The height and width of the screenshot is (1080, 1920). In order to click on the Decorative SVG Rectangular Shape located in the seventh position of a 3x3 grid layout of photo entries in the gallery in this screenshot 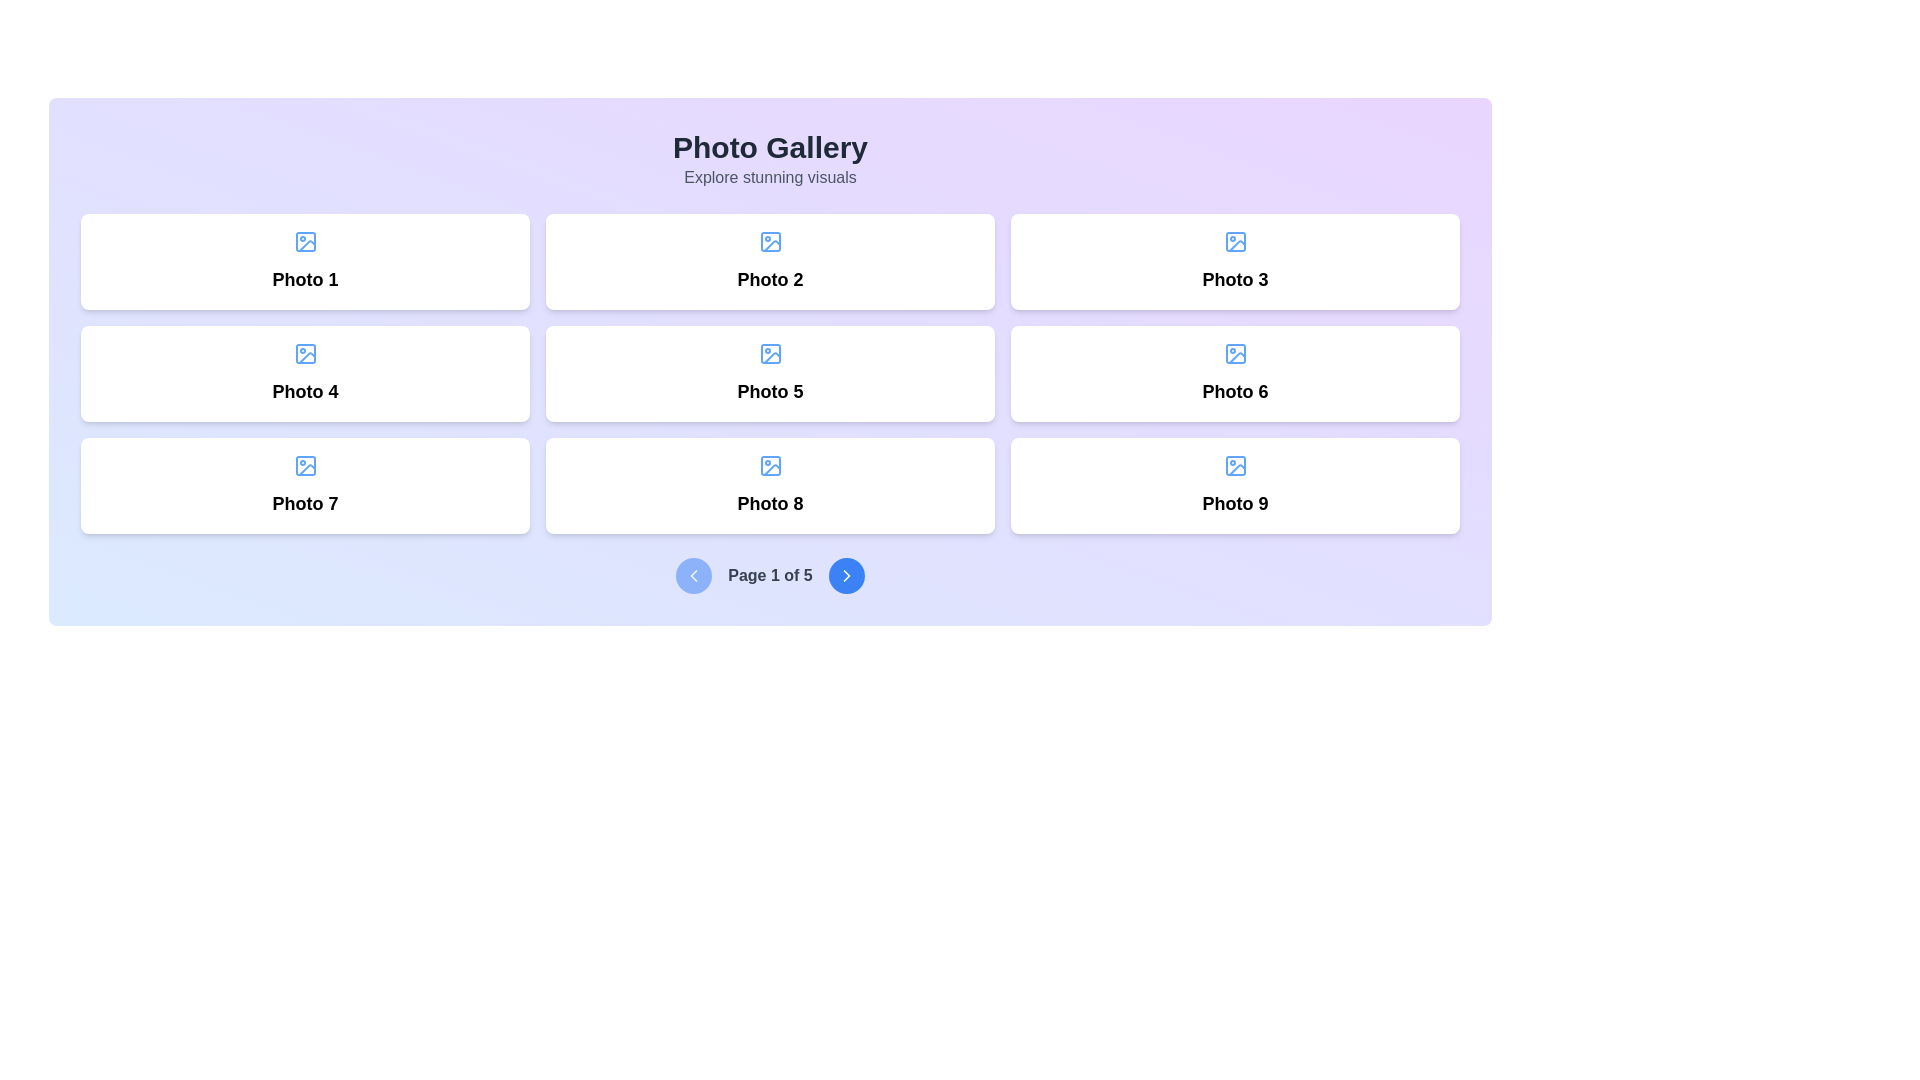, I will do `click(304, 466)`.